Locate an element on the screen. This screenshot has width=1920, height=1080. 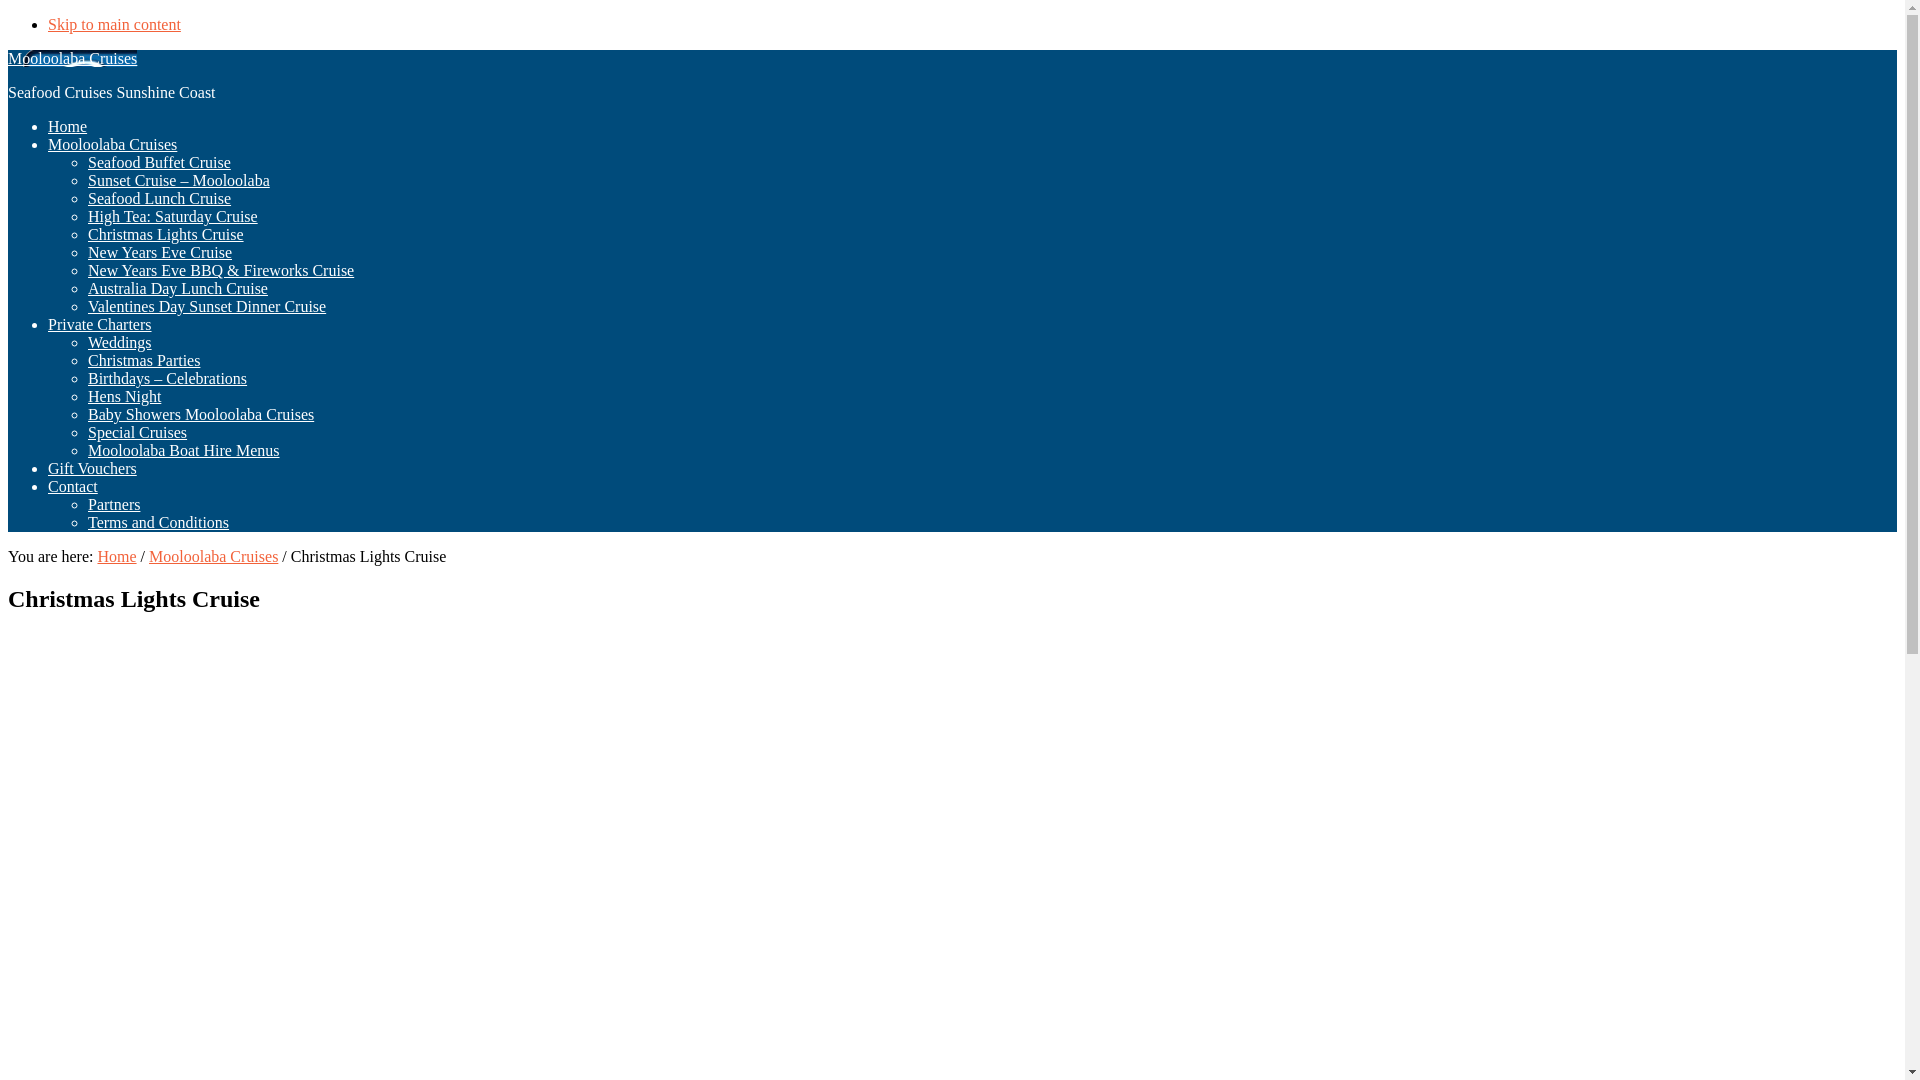
'Baby Showers Mooloolaba Cruises' is located at coordinates (86, 413).